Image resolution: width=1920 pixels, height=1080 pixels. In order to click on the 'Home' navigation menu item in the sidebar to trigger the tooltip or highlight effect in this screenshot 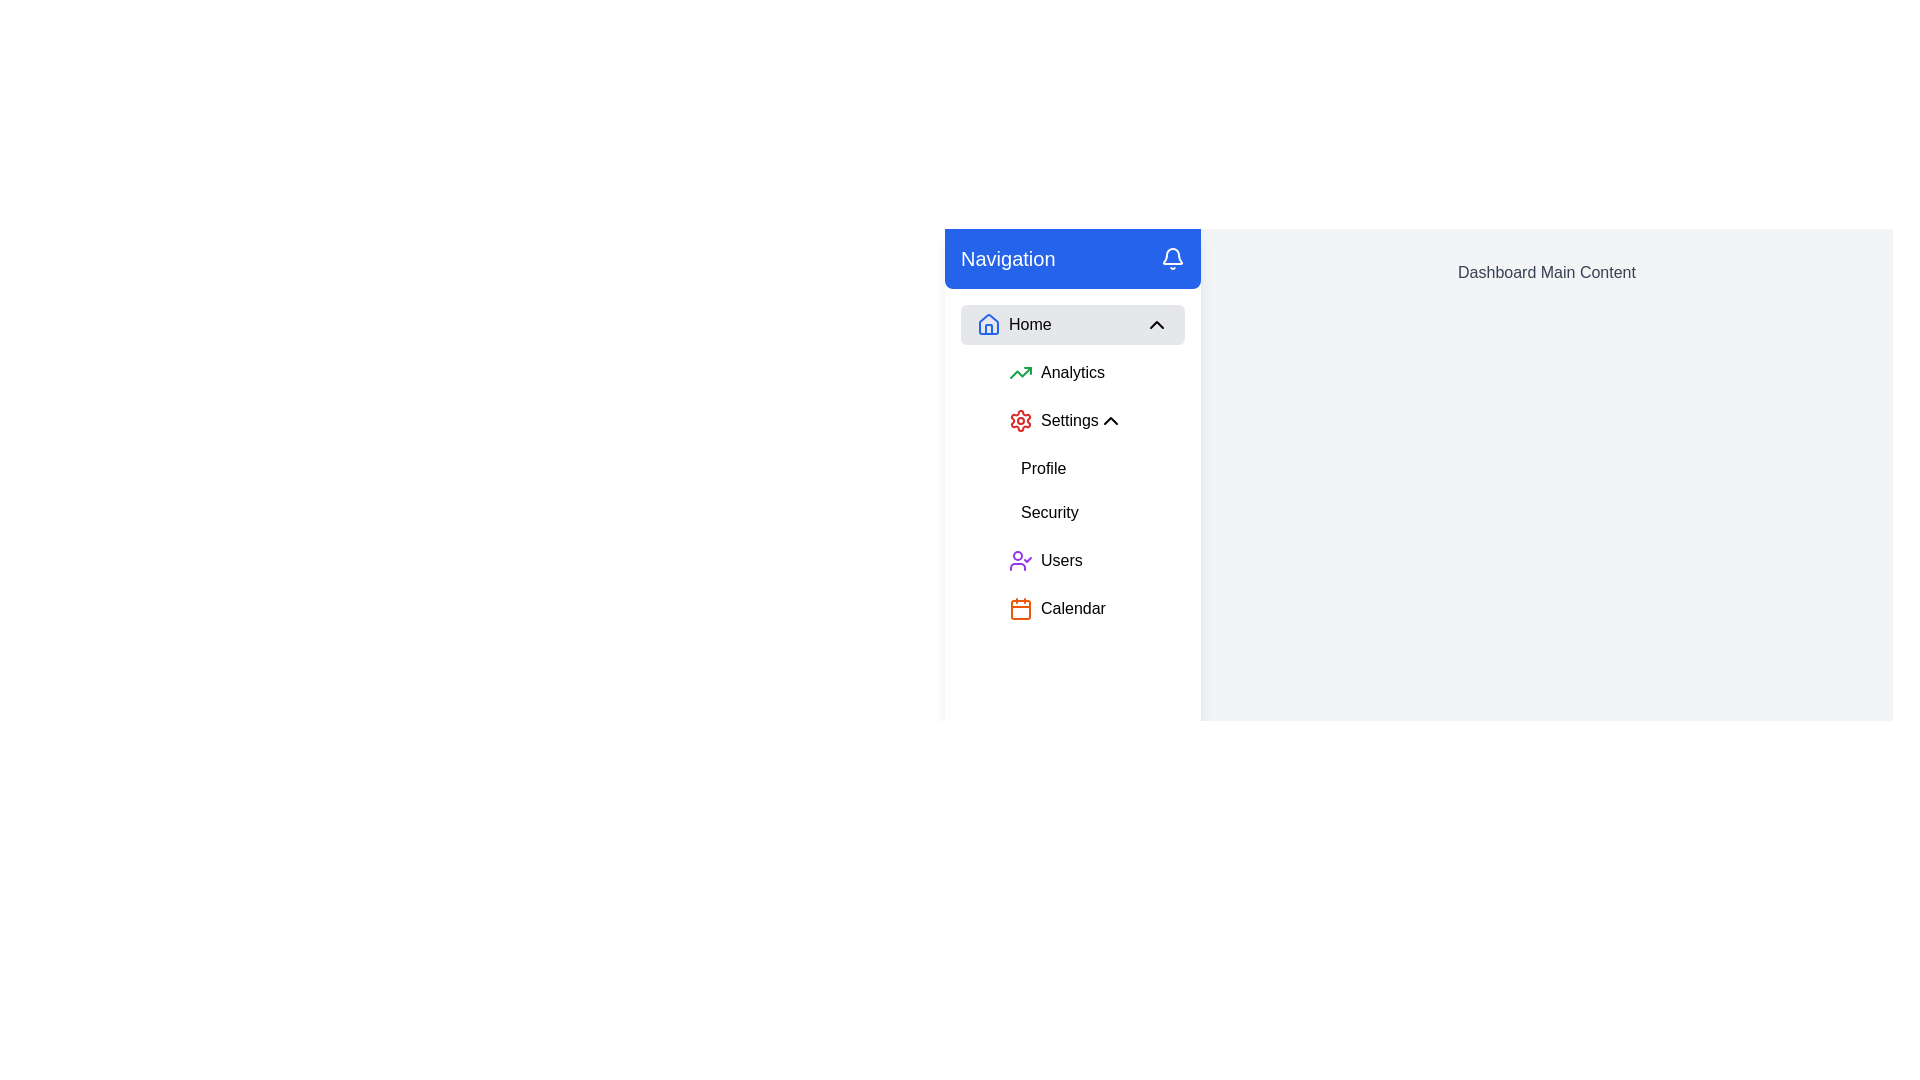, I will do `click(1014, 323)`.